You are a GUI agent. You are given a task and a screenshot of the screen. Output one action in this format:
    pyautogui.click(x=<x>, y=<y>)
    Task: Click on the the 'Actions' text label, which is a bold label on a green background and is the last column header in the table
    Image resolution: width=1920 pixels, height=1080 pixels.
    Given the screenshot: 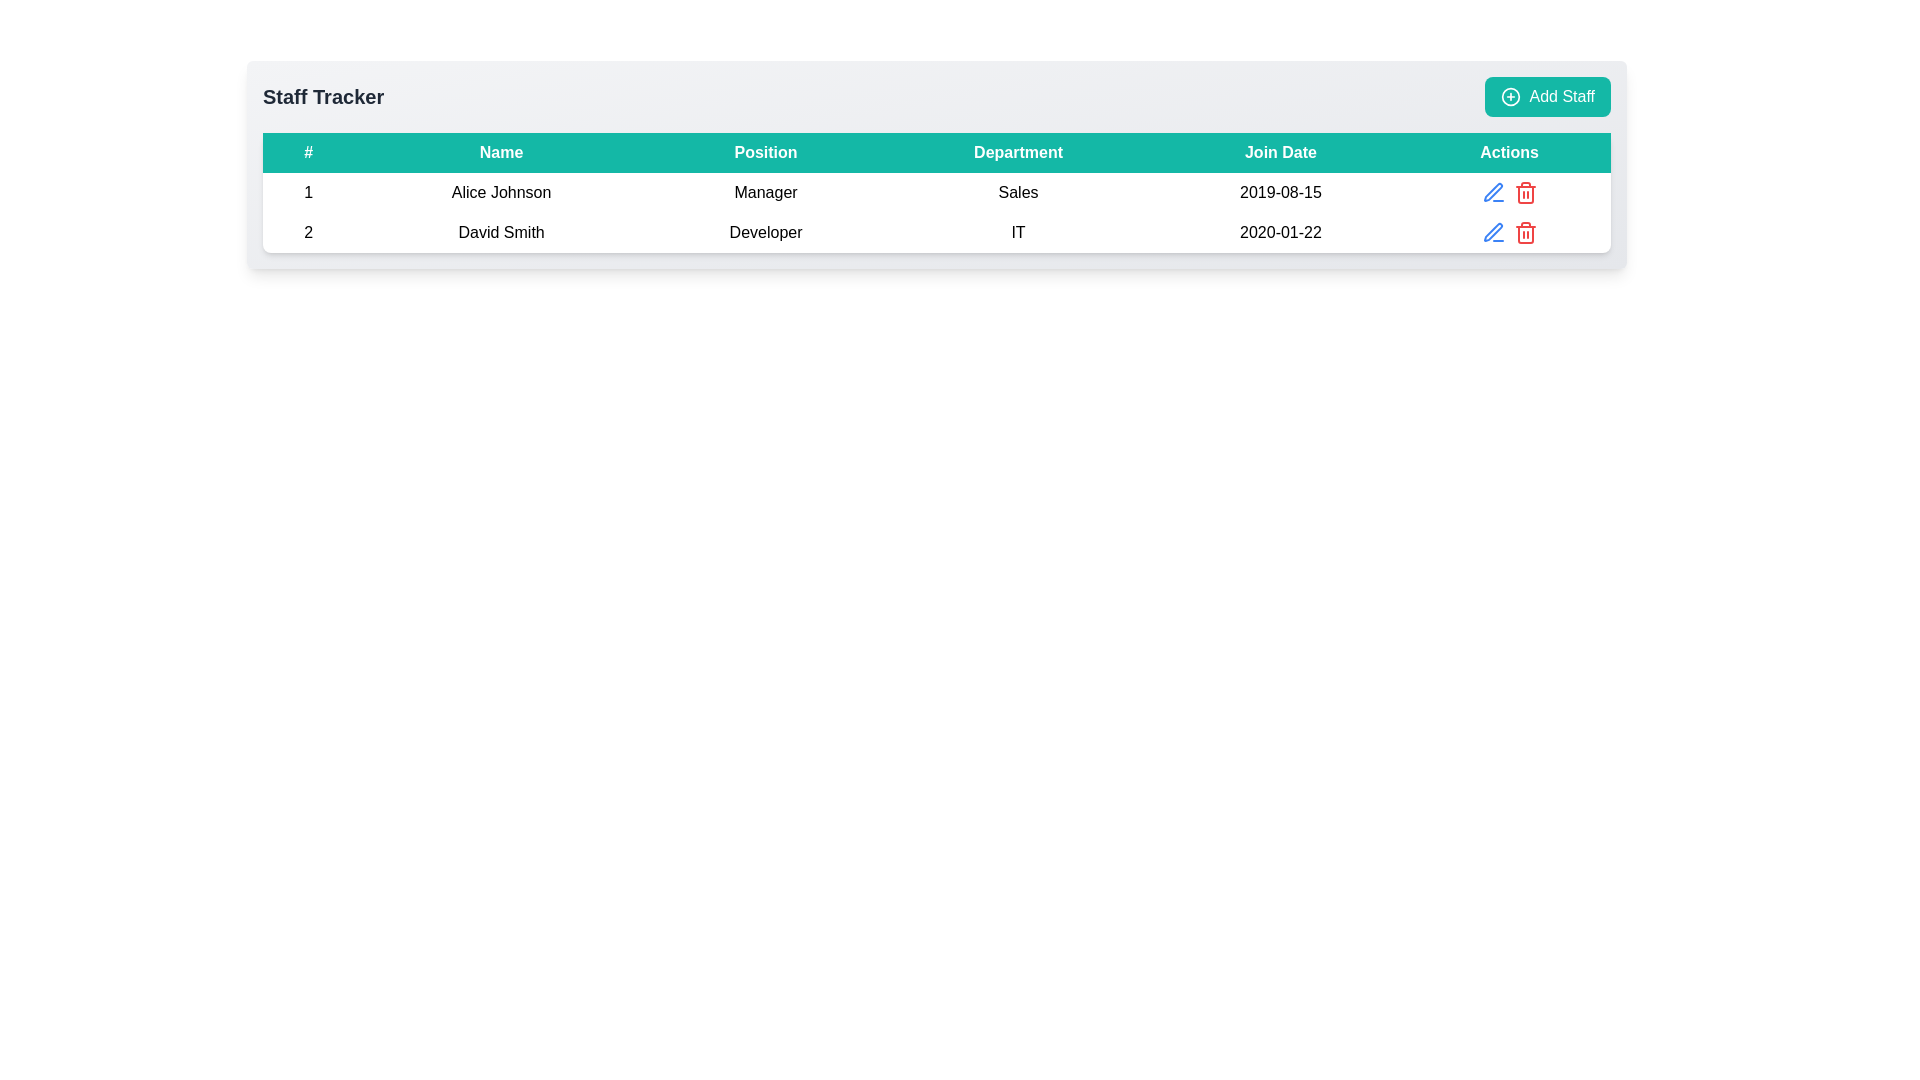 What is the action you would take?
    pyautogui.click(x=1509, y=152)
    